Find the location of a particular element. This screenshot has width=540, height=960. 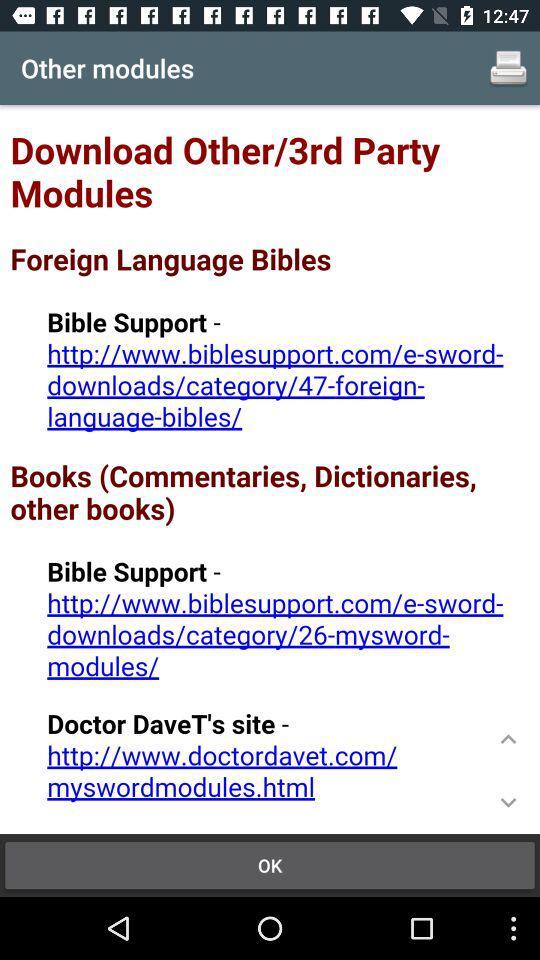

the expand_less icon is located at coordinates (508, 738).